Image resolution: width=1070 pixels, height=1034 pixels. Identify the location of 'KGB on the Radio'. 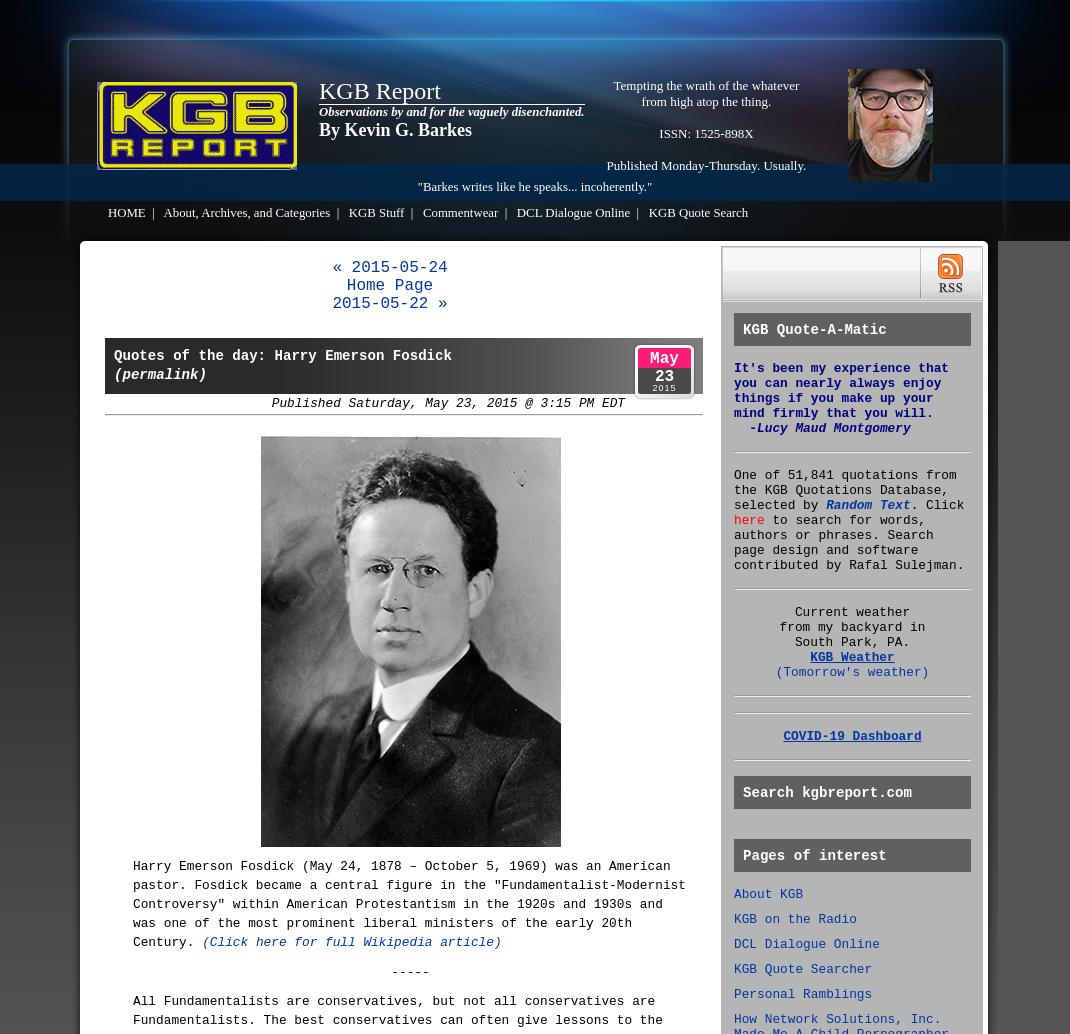
(794, 918).